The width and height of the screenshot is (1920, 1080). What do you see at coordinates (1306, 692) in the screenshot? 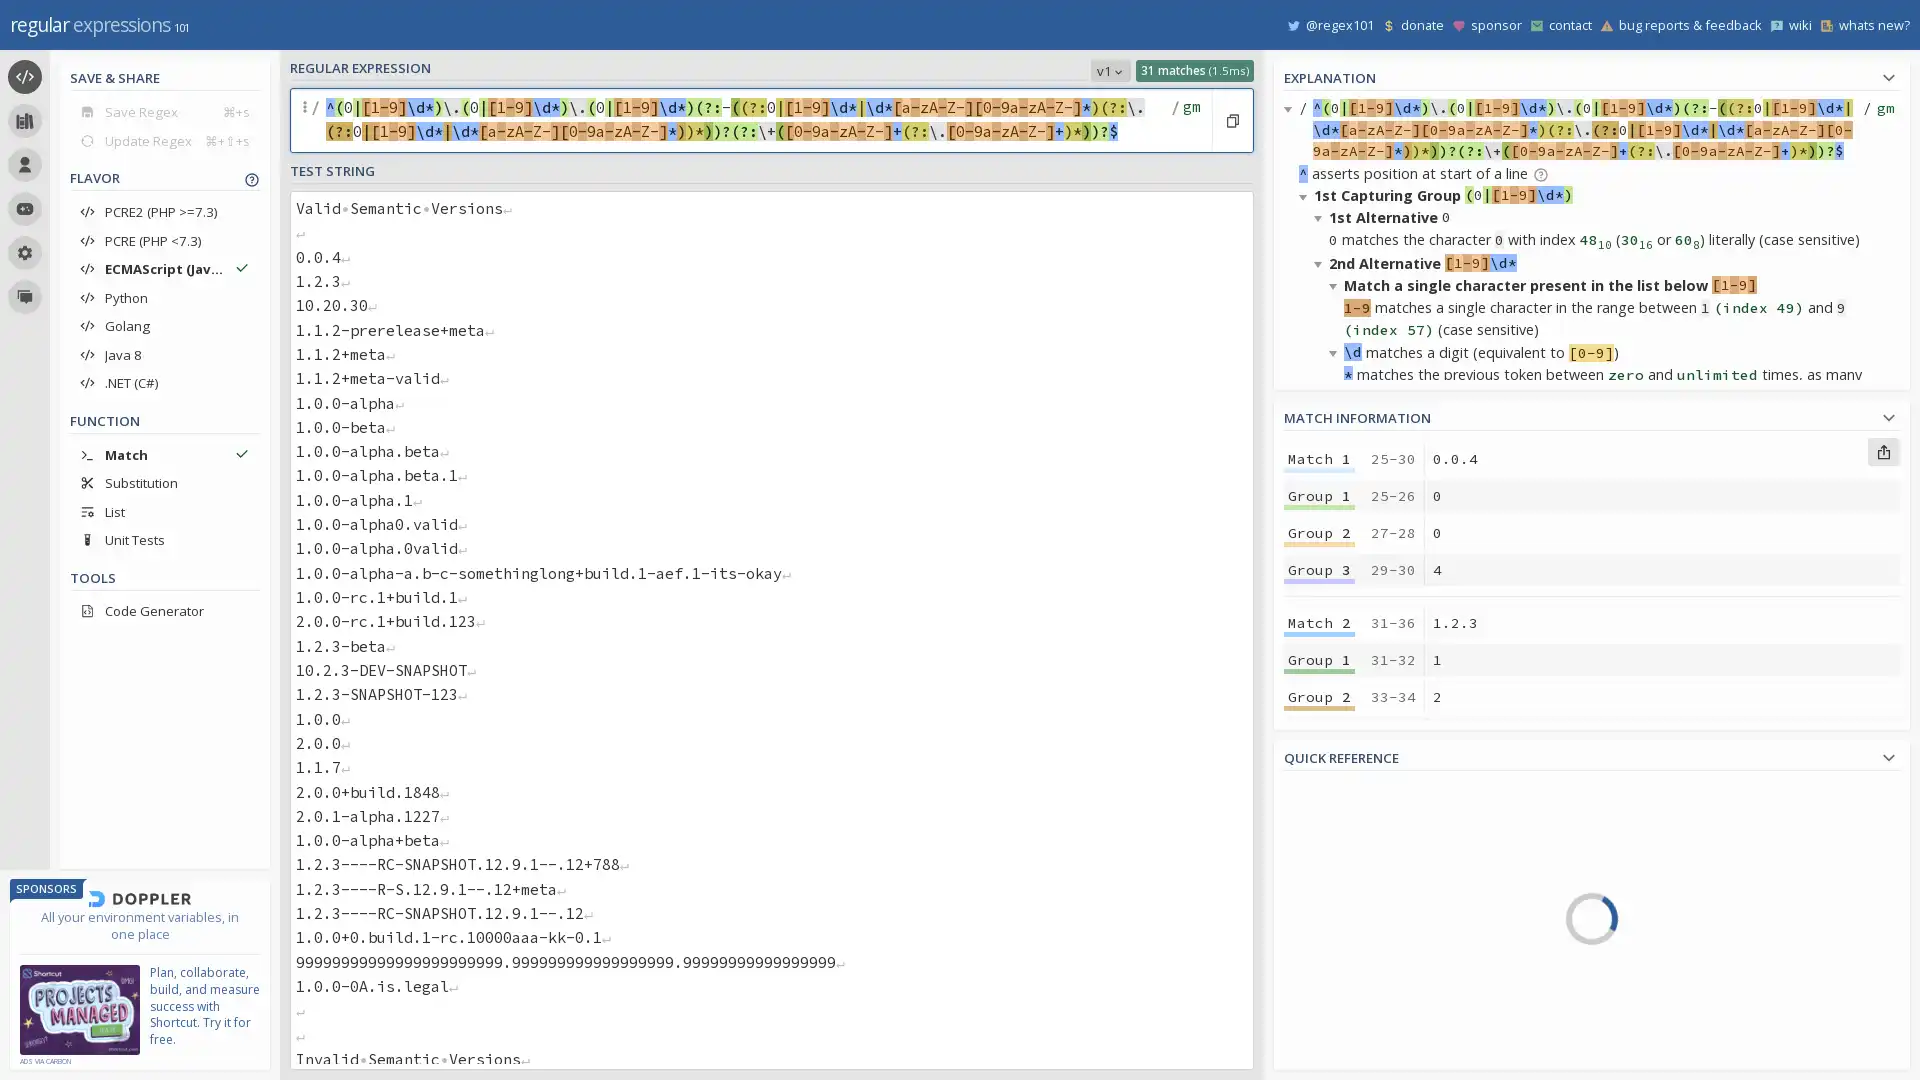
I see `Collapse Subtree` at bounding box center [1306, 692].